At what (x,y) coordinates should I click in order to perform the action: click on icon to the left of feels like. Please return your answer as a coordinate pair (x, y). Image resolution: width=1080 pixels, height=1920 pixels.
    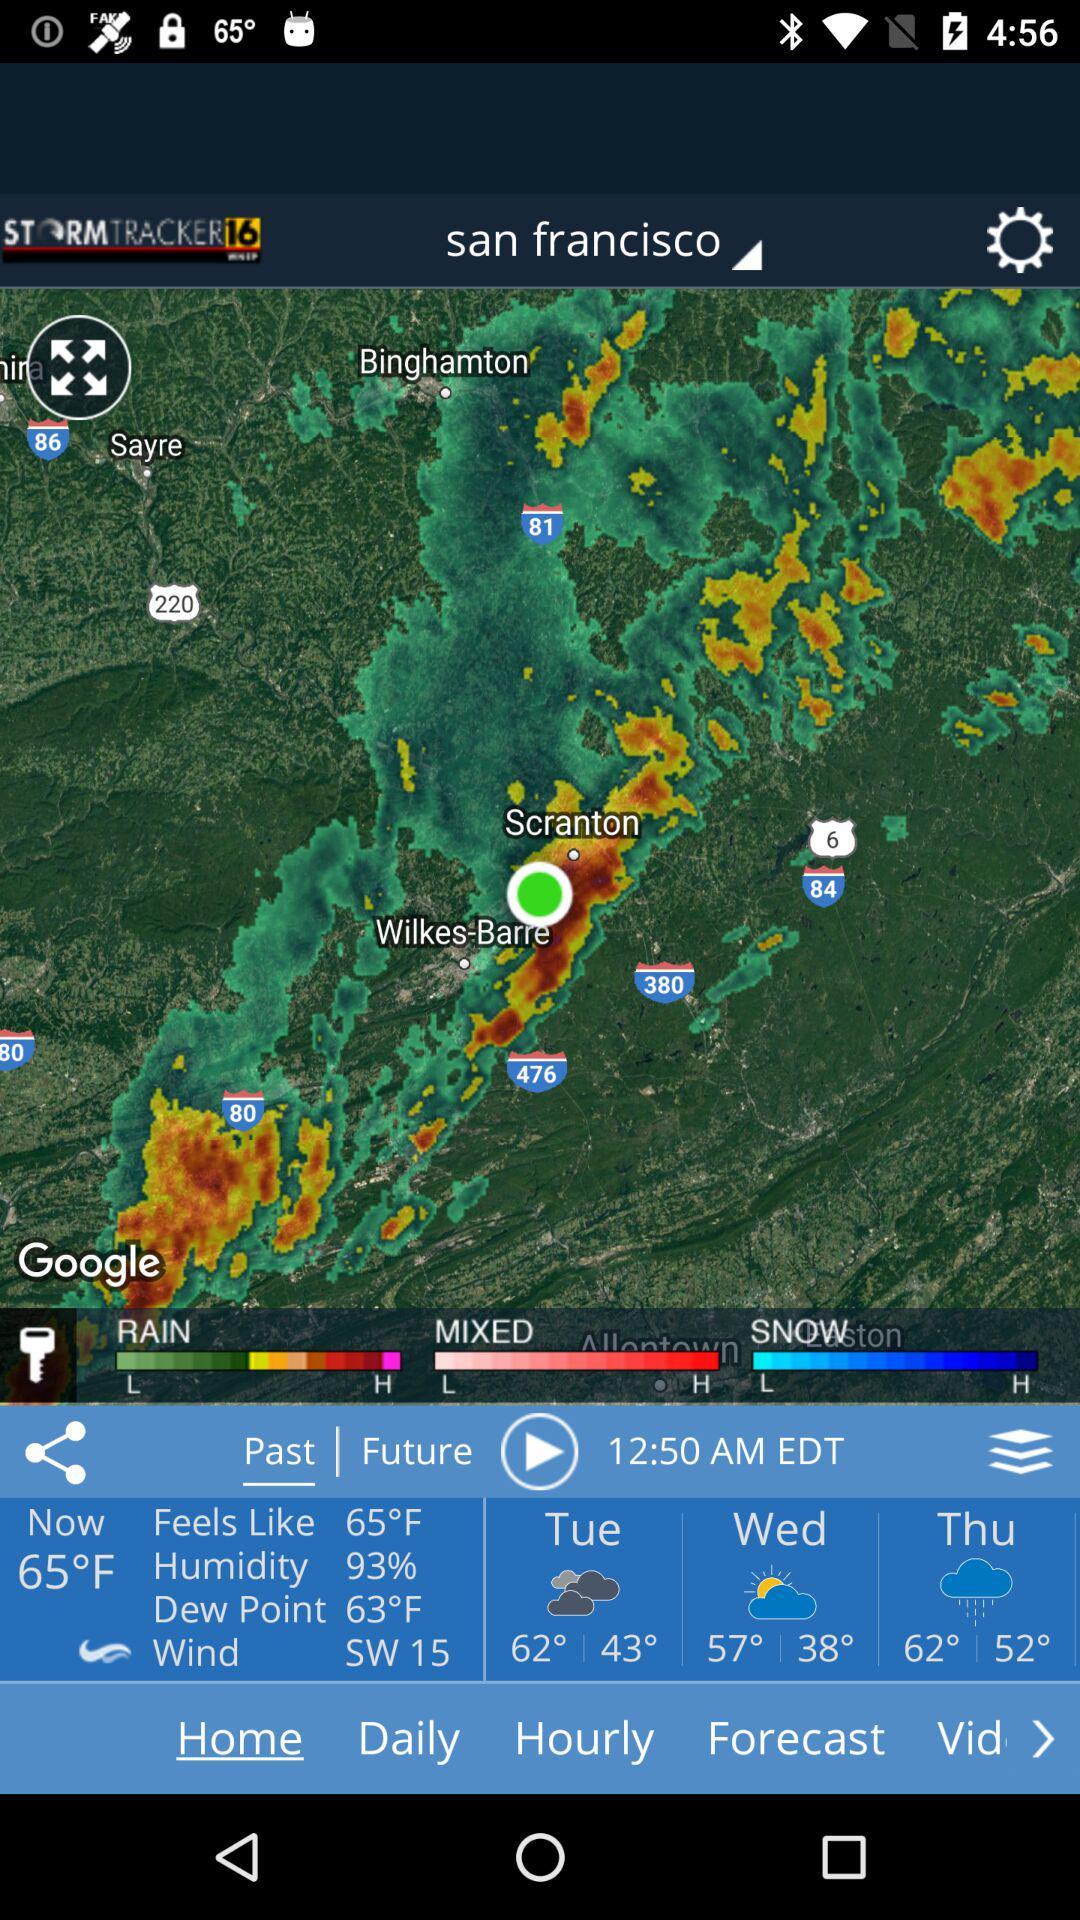
    Looking at the image, I should click on (58, 1451).